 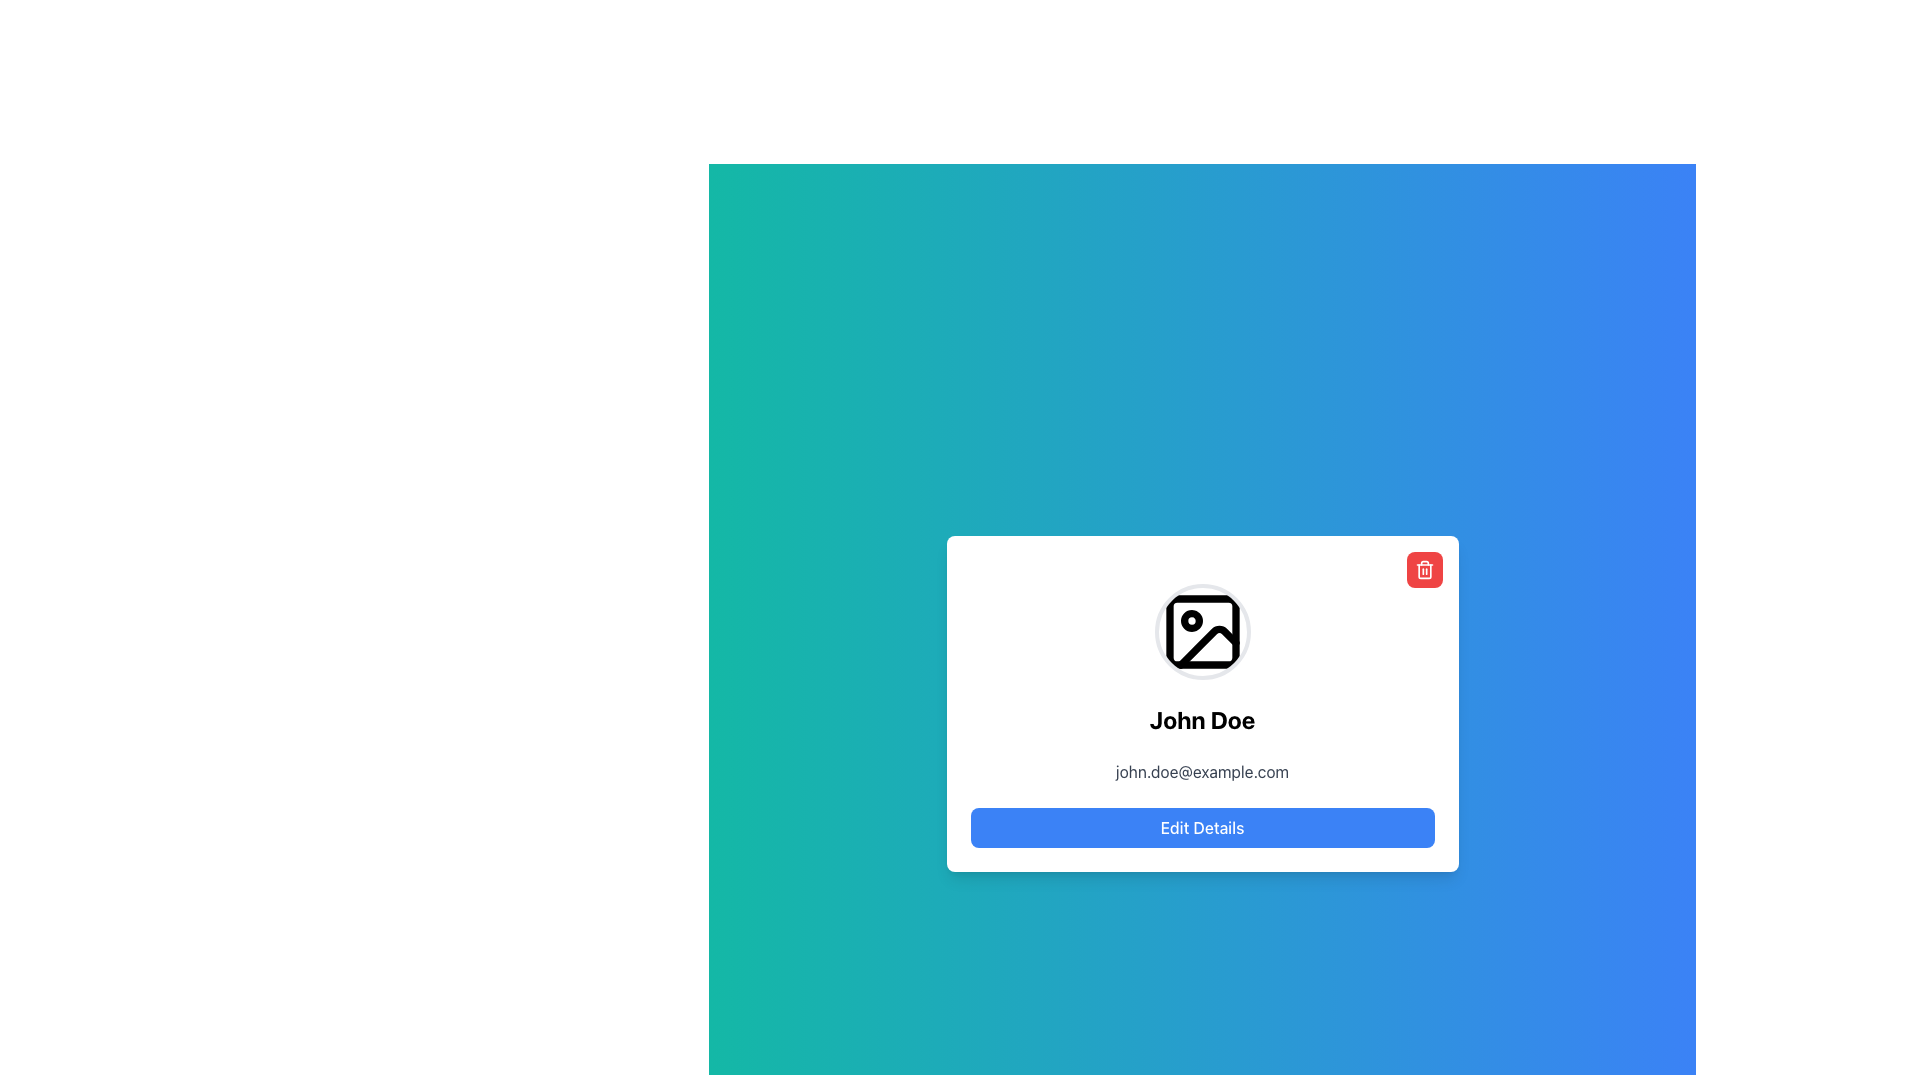 What do you see at coordinates (1201, 828) in the screenshot?
I see `the button that allows access or editing of details for user 'John Doe', positioned below the email address 'john.doe@example.com'` at bounding box center [1201, 828].